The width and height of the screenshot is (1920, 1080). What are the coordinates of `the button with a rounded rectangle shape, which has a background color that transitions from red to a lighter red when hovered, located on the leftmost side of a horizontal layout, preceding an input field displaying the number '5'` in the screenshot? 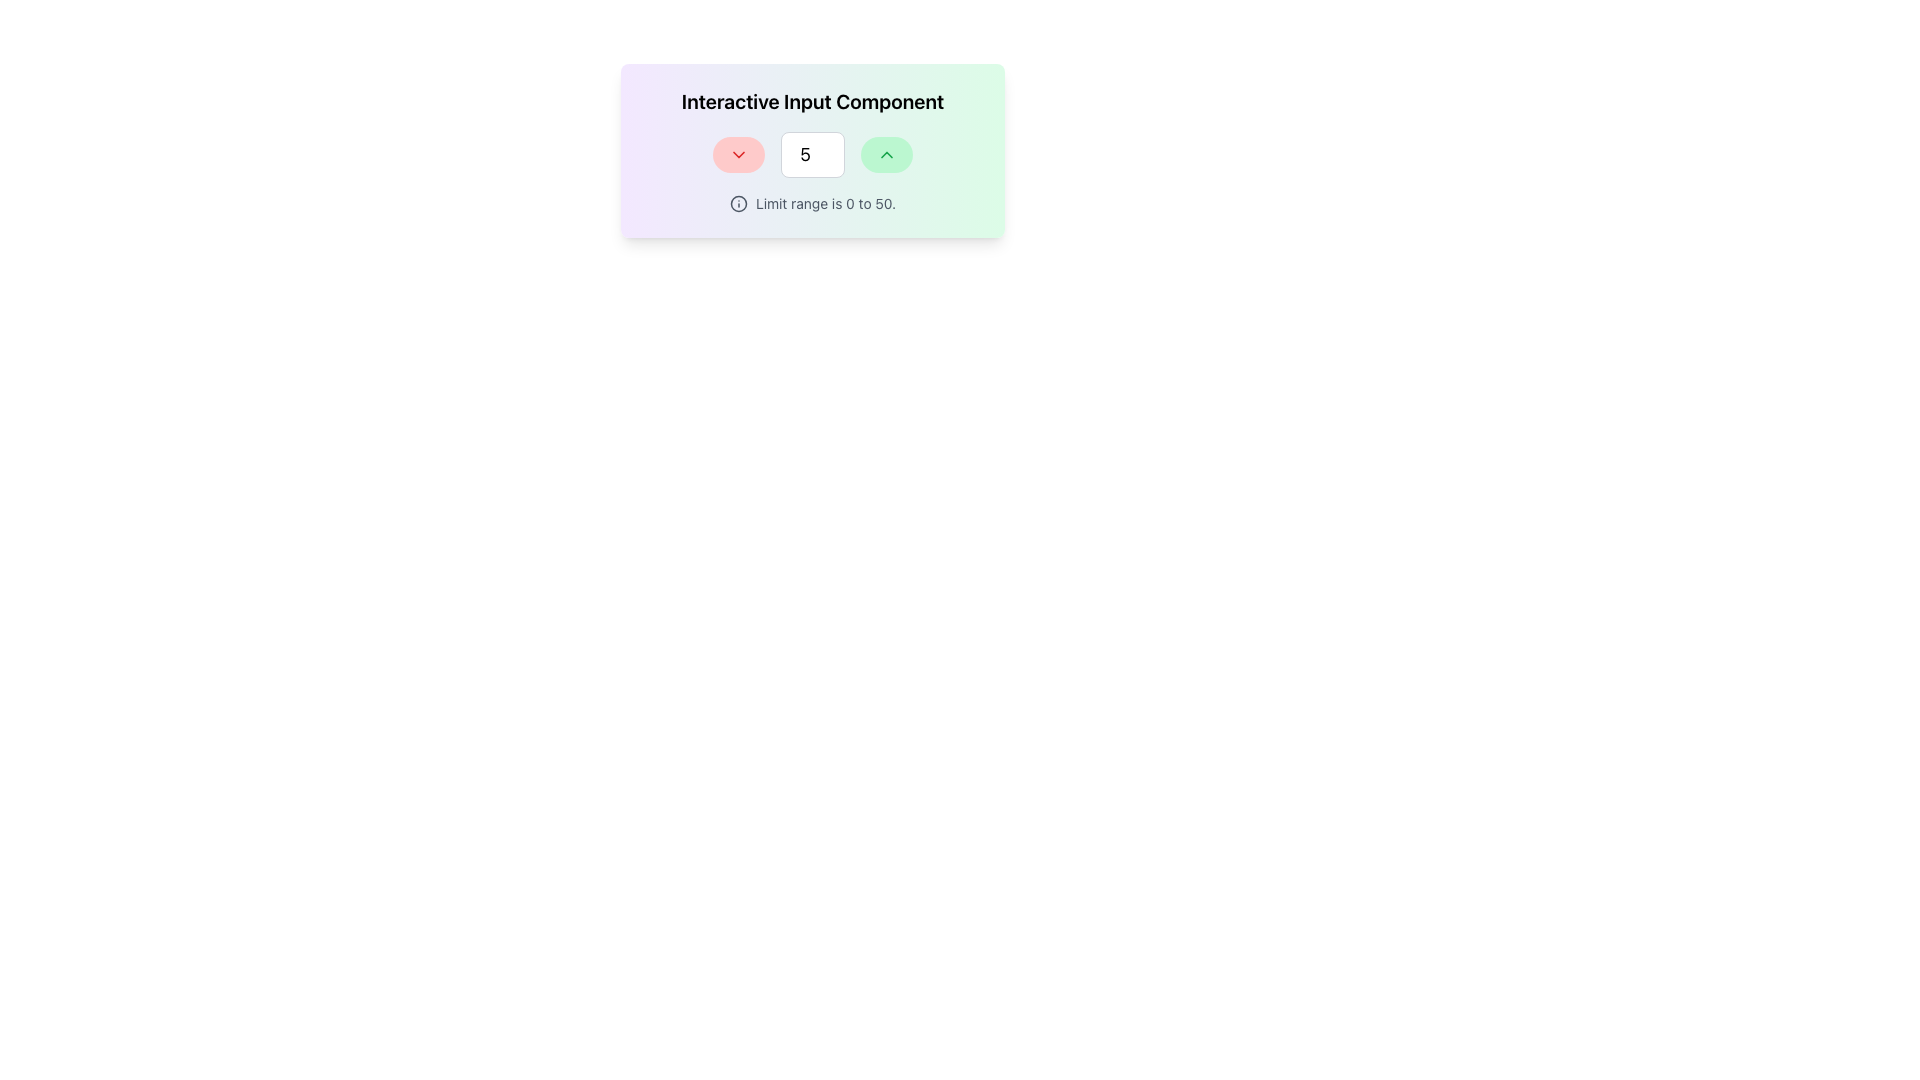 It's located at (738, 153).